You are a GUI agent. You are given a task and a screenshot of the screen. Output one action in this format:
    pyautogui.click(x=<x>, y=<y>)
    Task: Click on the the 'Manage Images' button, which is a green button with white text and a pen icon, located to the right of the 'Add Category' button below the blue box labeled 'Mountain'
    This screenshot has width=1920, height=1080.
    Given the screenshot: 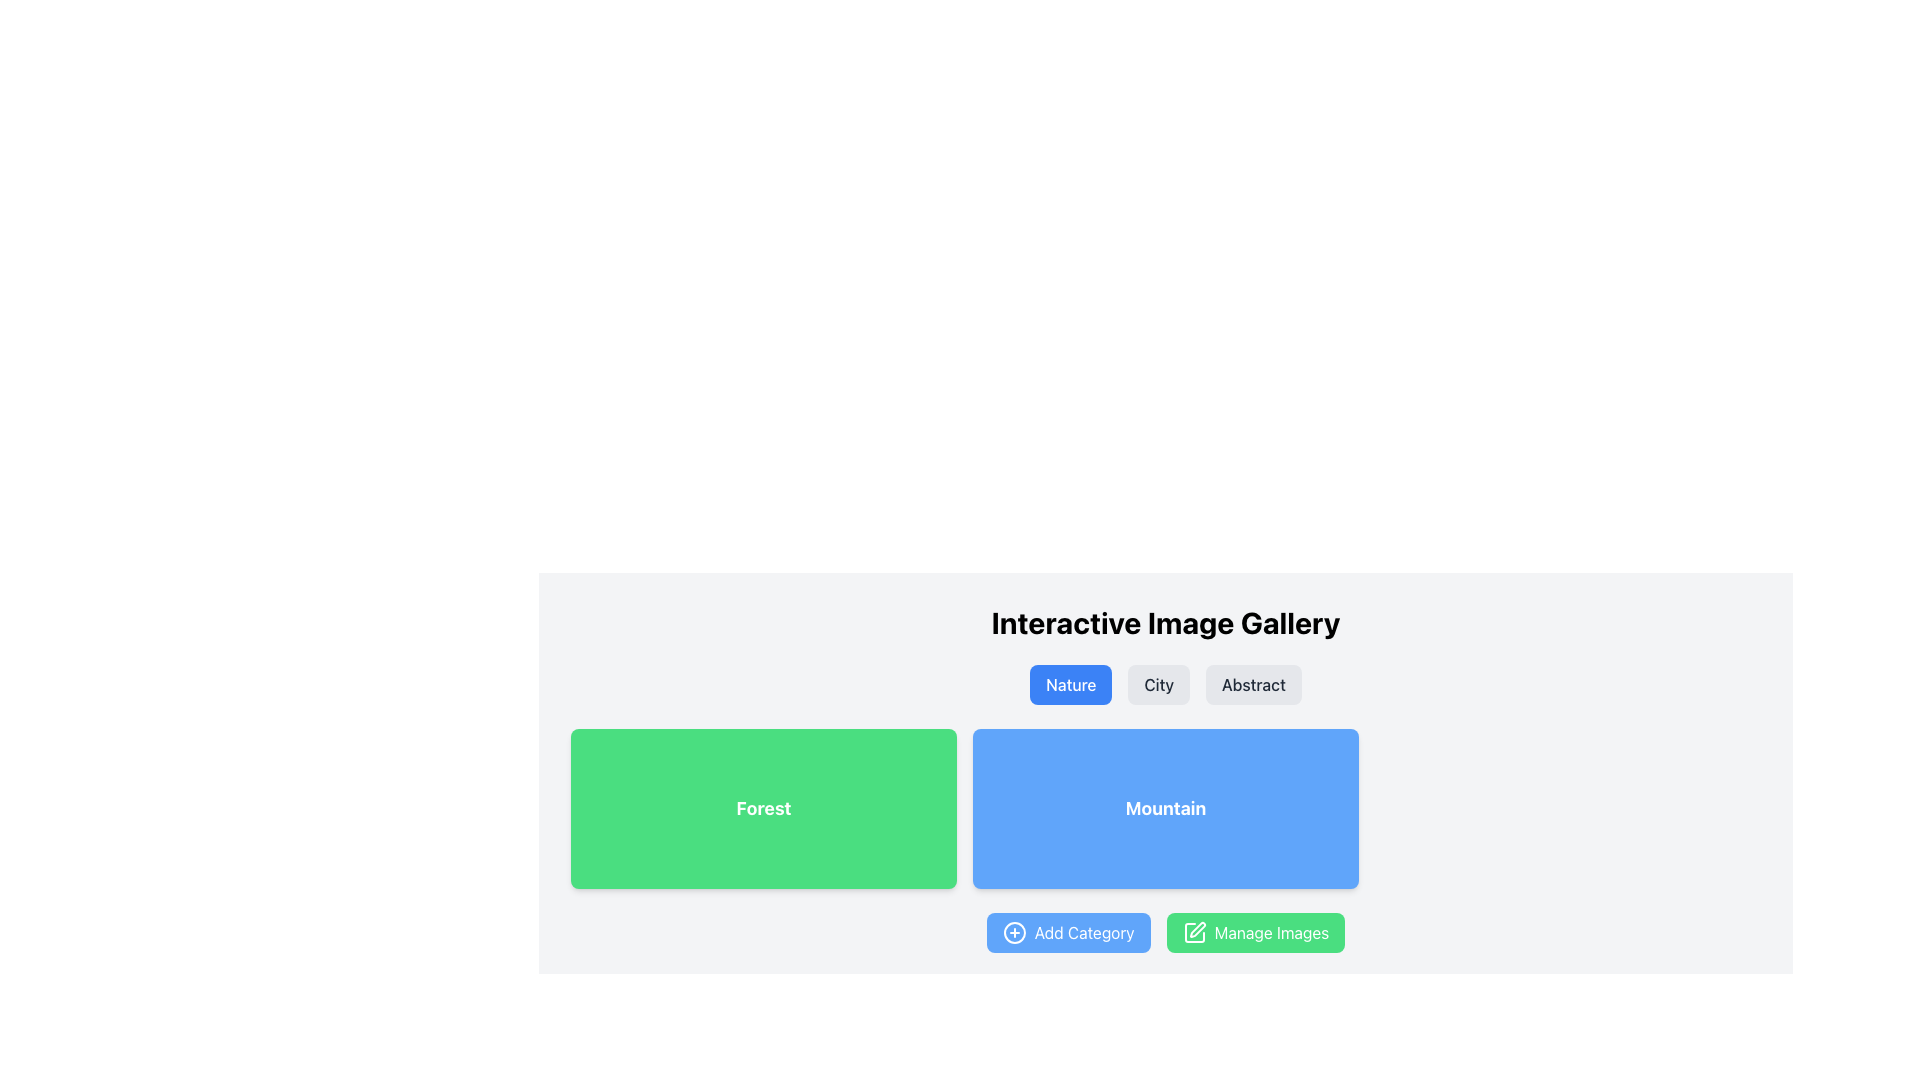 What is the action you would take?
    pyautogui.click(x=1254, y=933)
    